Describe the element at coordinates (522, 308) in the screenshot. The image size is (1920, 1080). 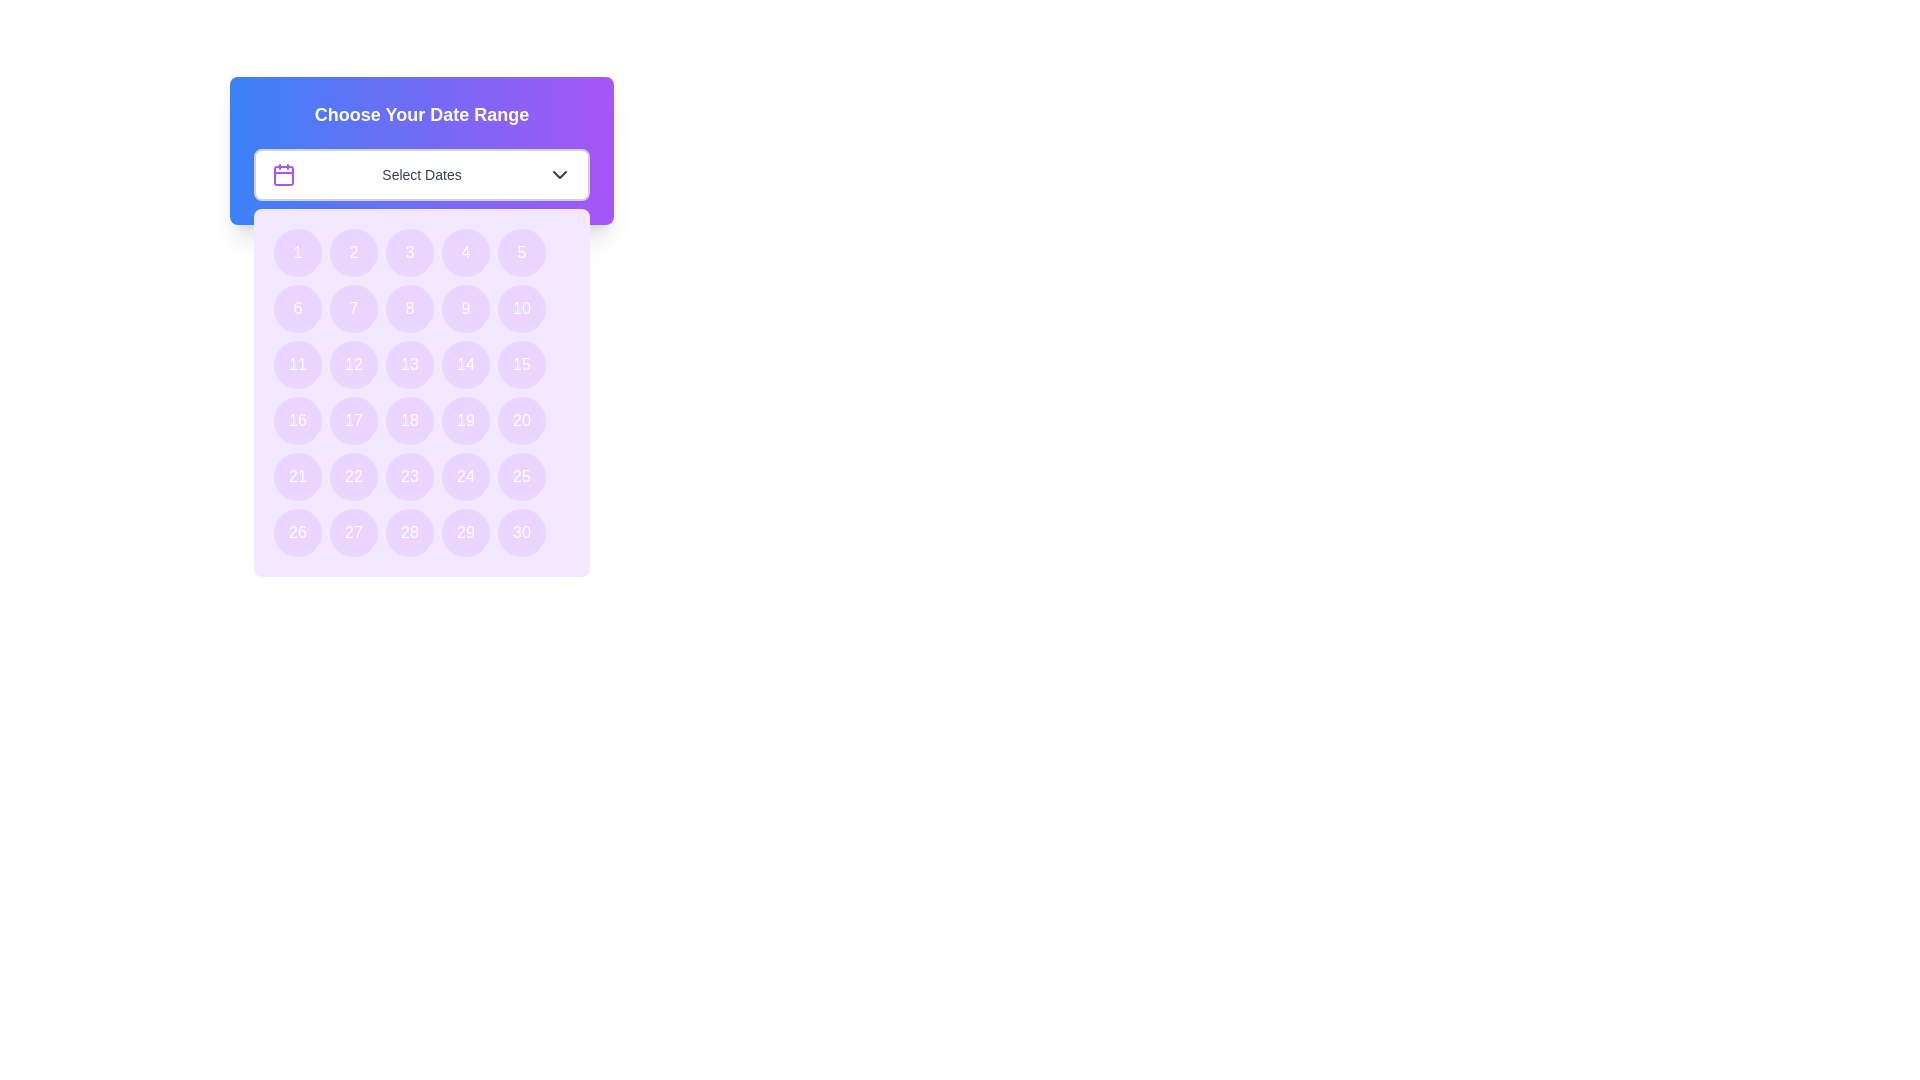
I see `the circular button with a light purple background displaying the number '10'` at that location.